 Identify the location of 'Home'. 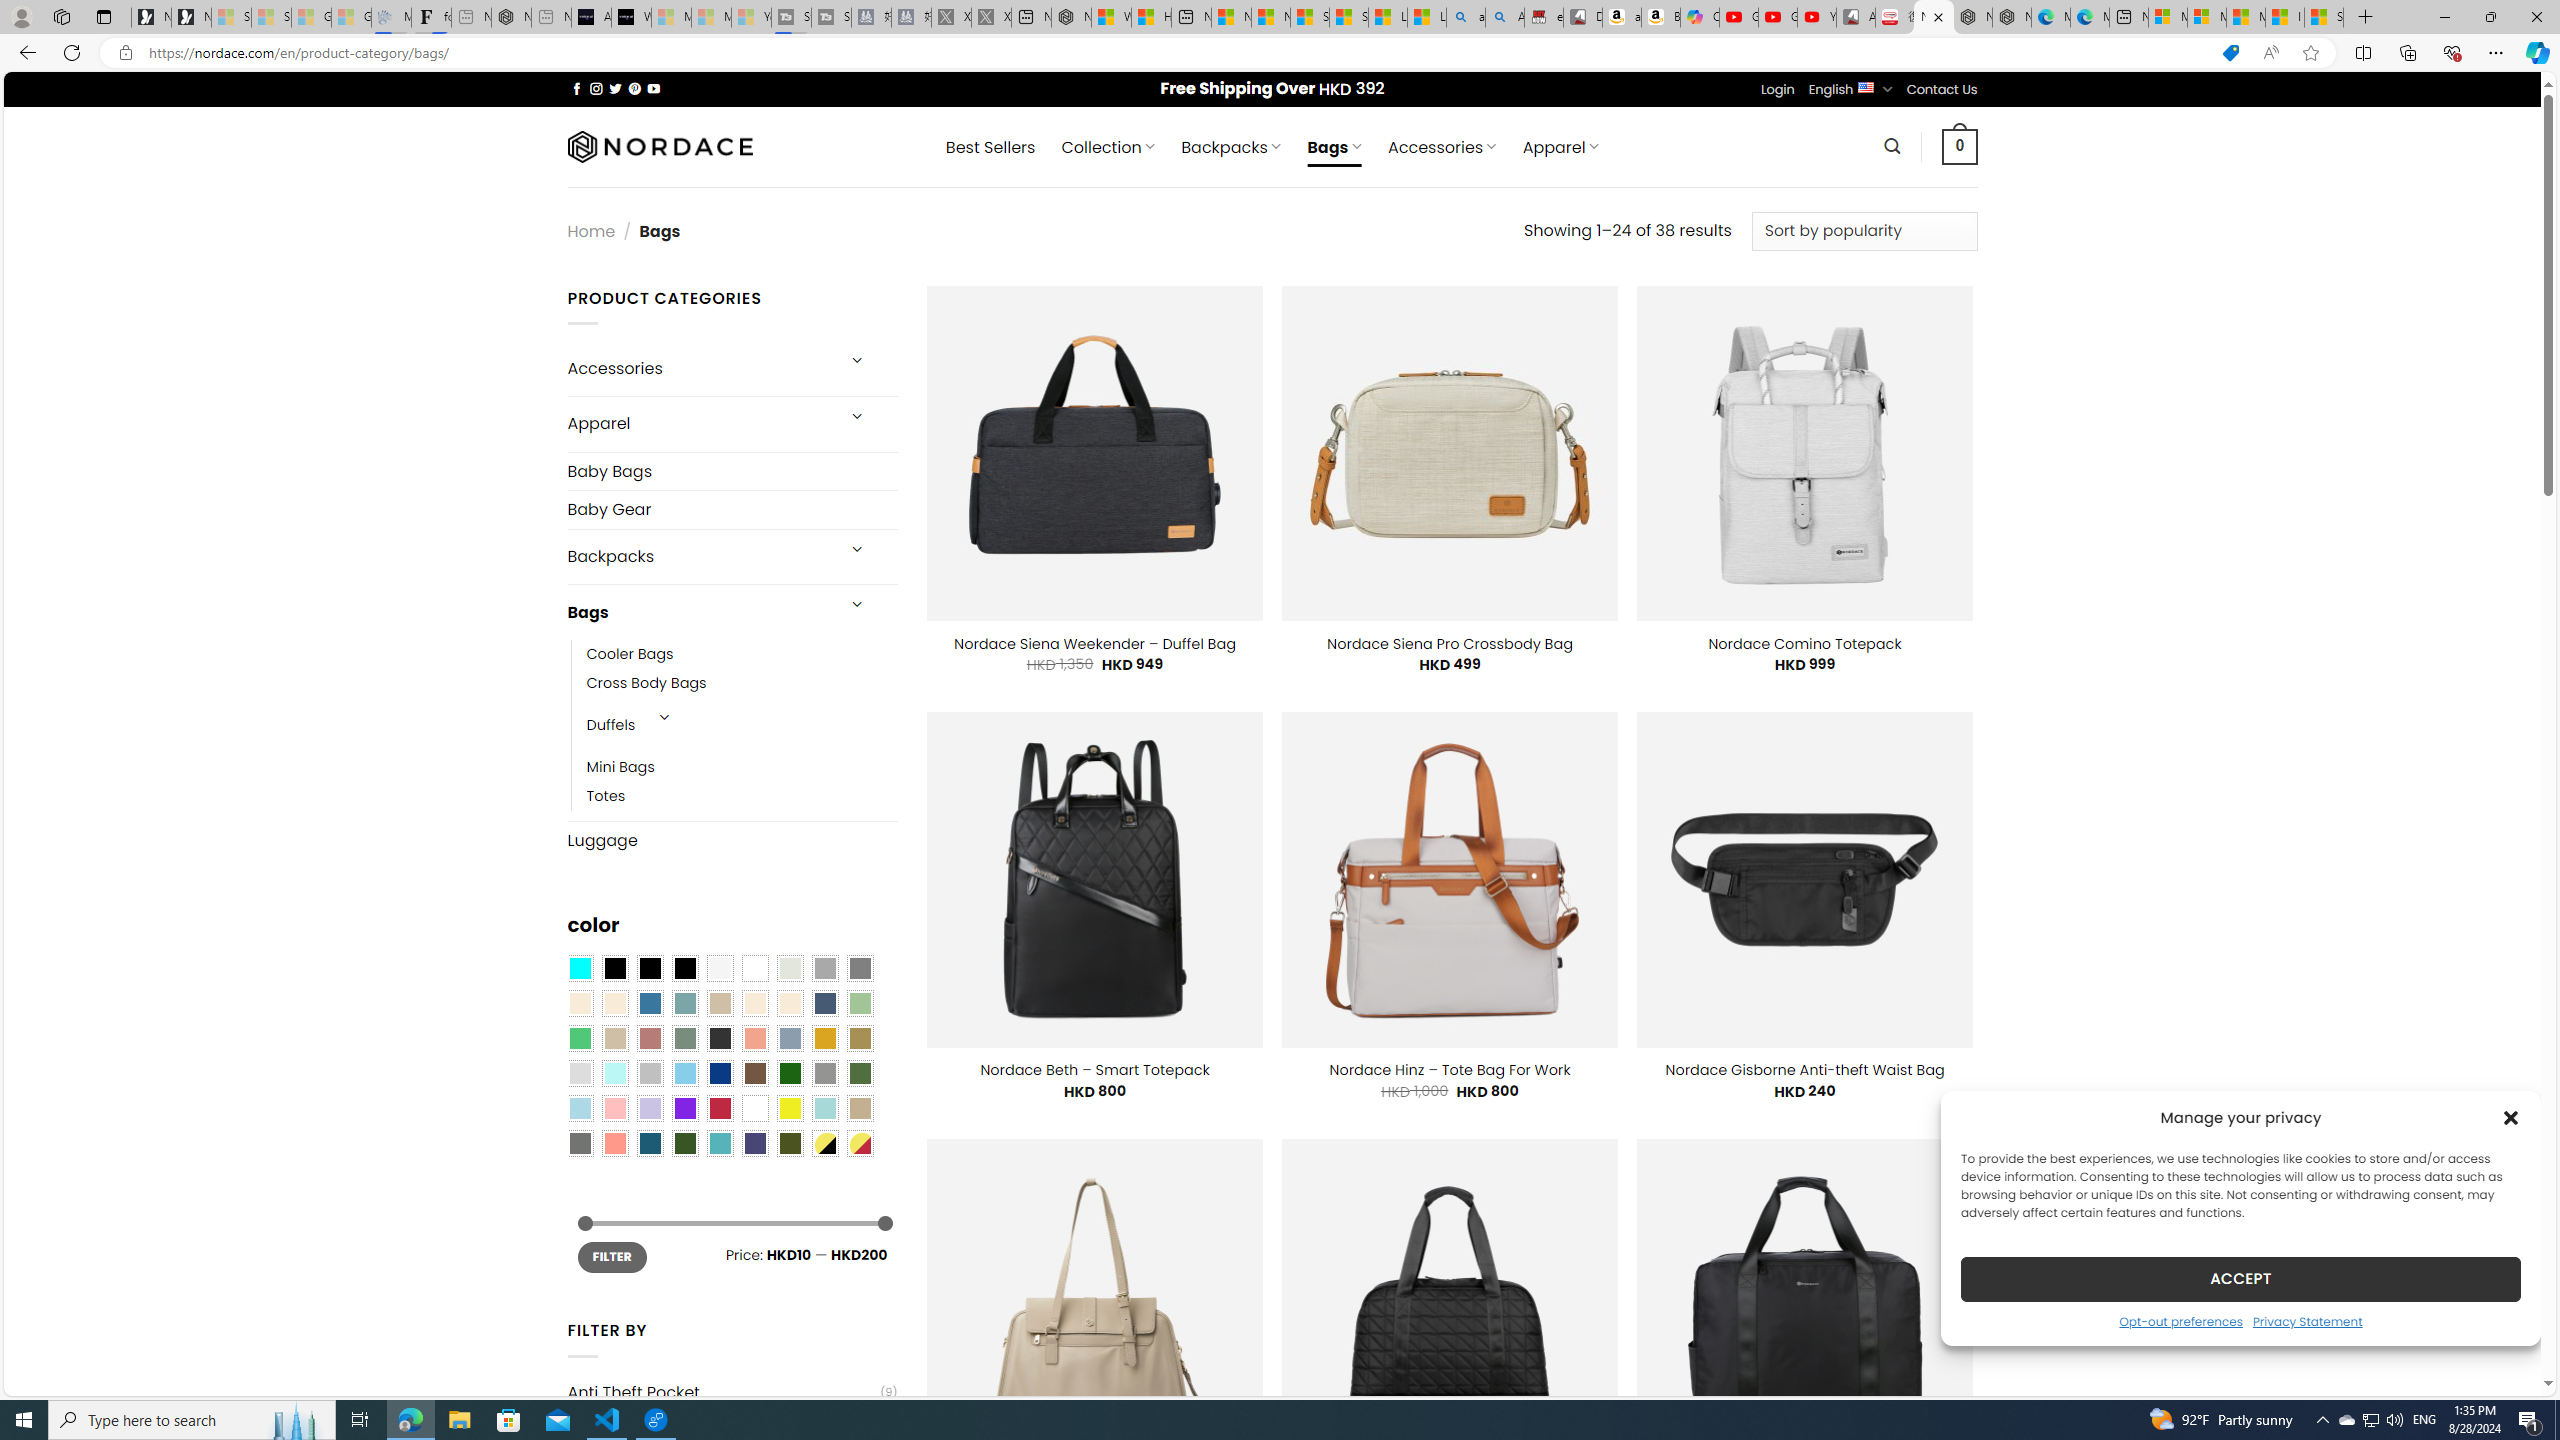
(591, 230).